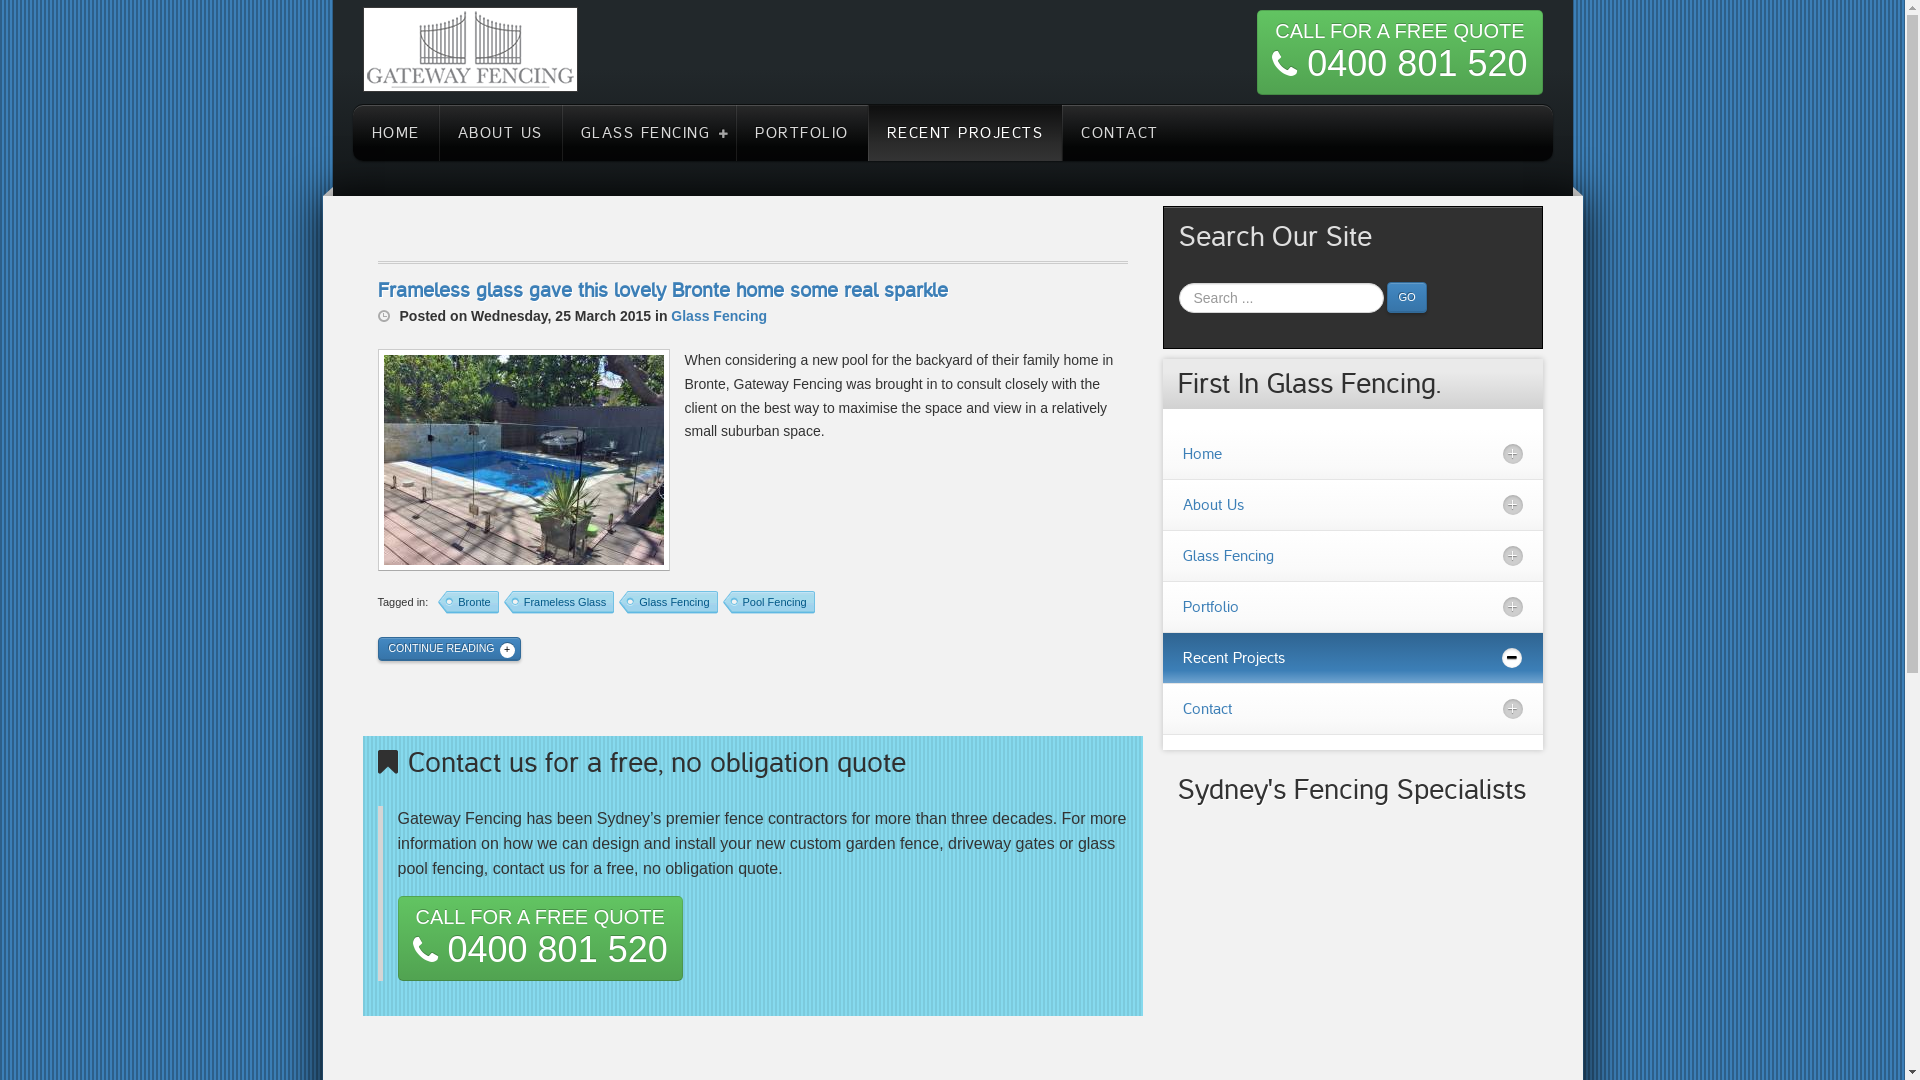  What do you see at coordinates (1060, 132) in the screenshot?
I see `'CONTACT'` at bounding box center [1060, 132].